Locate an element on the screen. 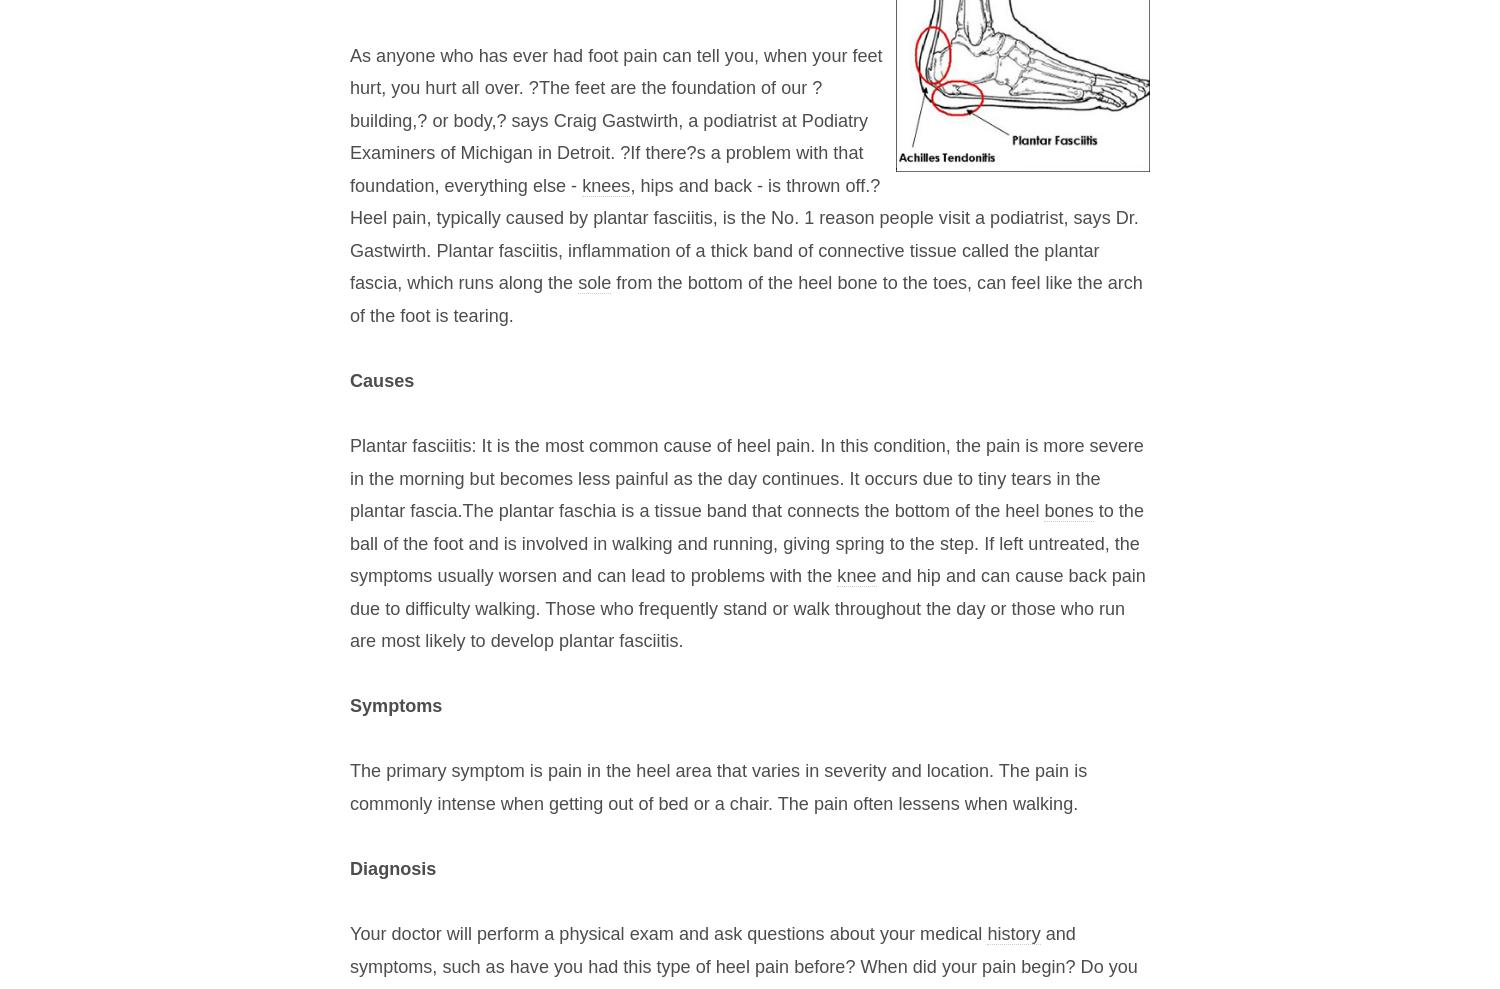 The height and width of the screenshot is (989, 1500). 'bones' is located at coordinates (1067, 511).